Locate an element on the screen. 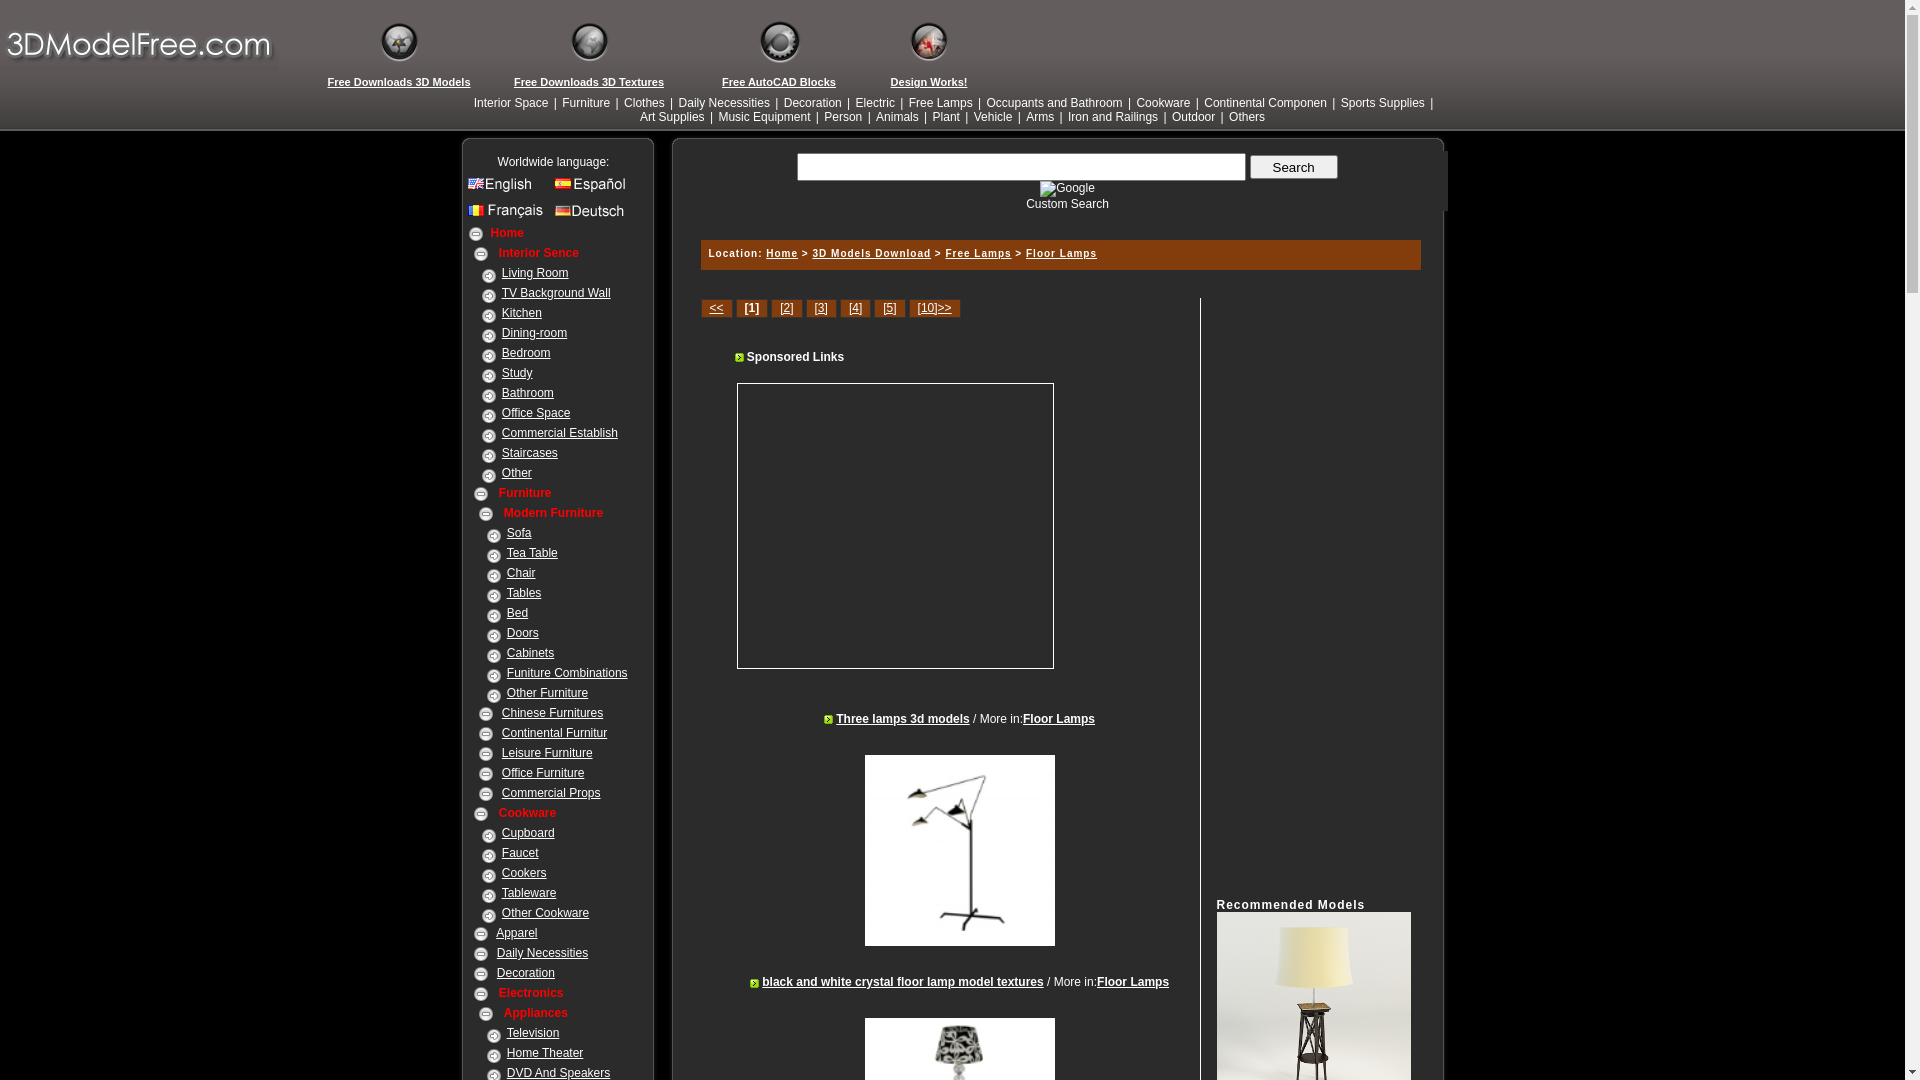 Image resolution: width=1920 pixels, height=1080 pixels. 'Electric' is located at coordinates (854, 103).